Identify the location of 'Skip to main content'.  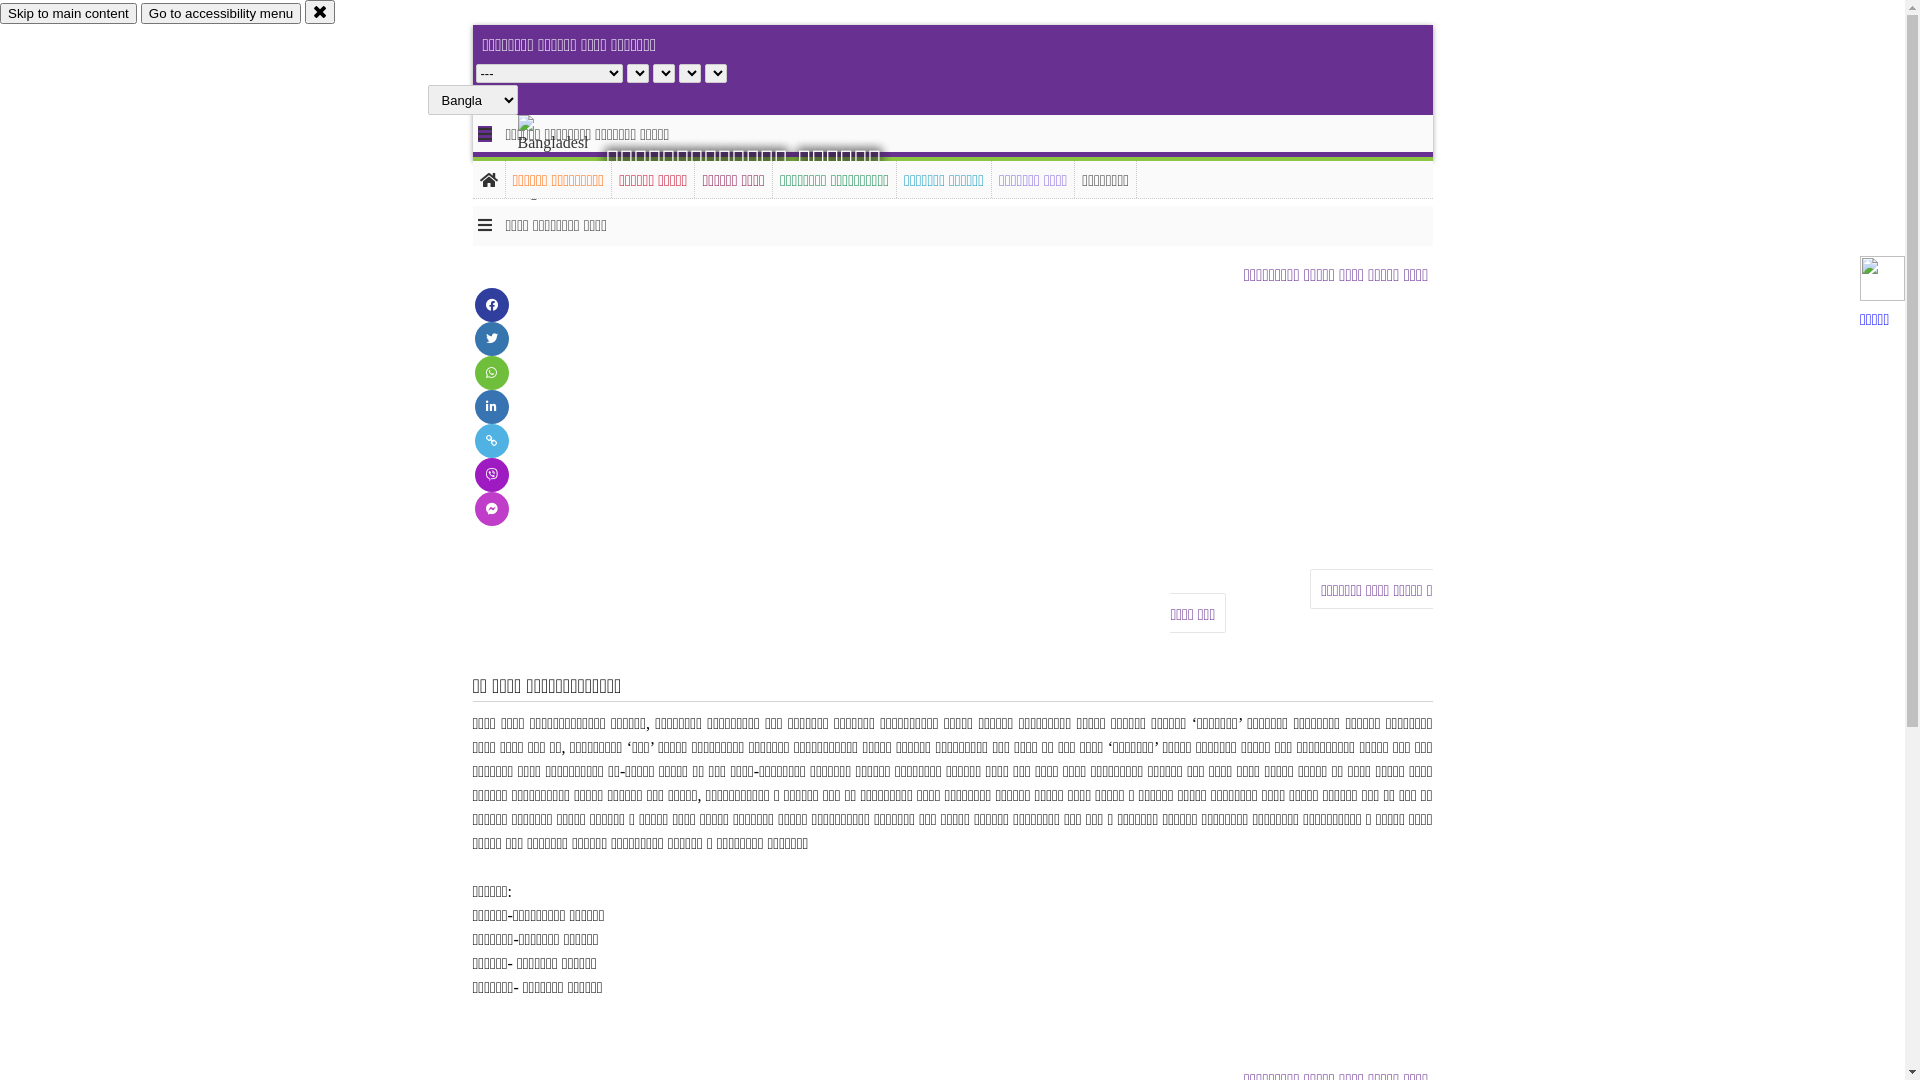
(0, 13).